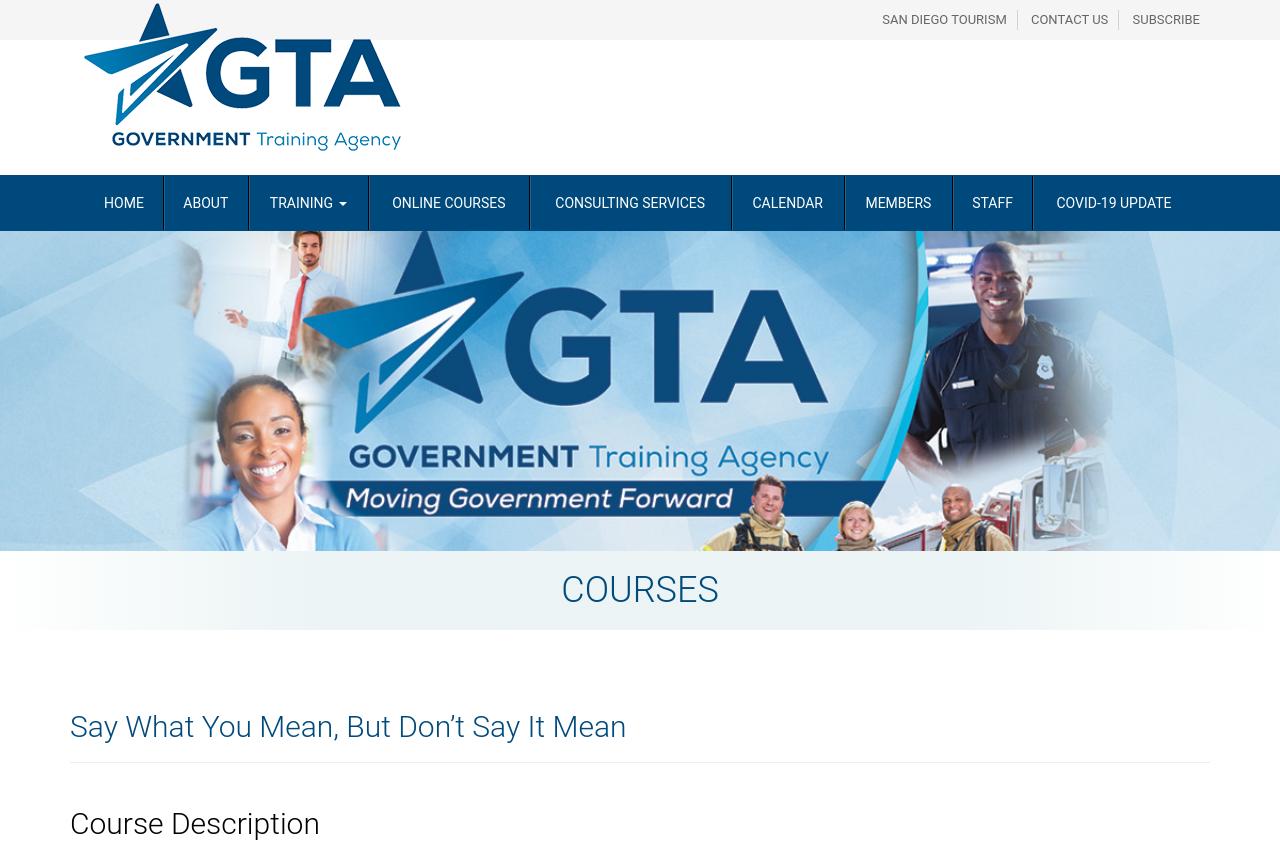 The width and height of the screenshot is (1280, 843). What do you see at coordinates (1132, 18) in the screenshot?
I see `'Subscribe'` at bounding box center [1132, 18].